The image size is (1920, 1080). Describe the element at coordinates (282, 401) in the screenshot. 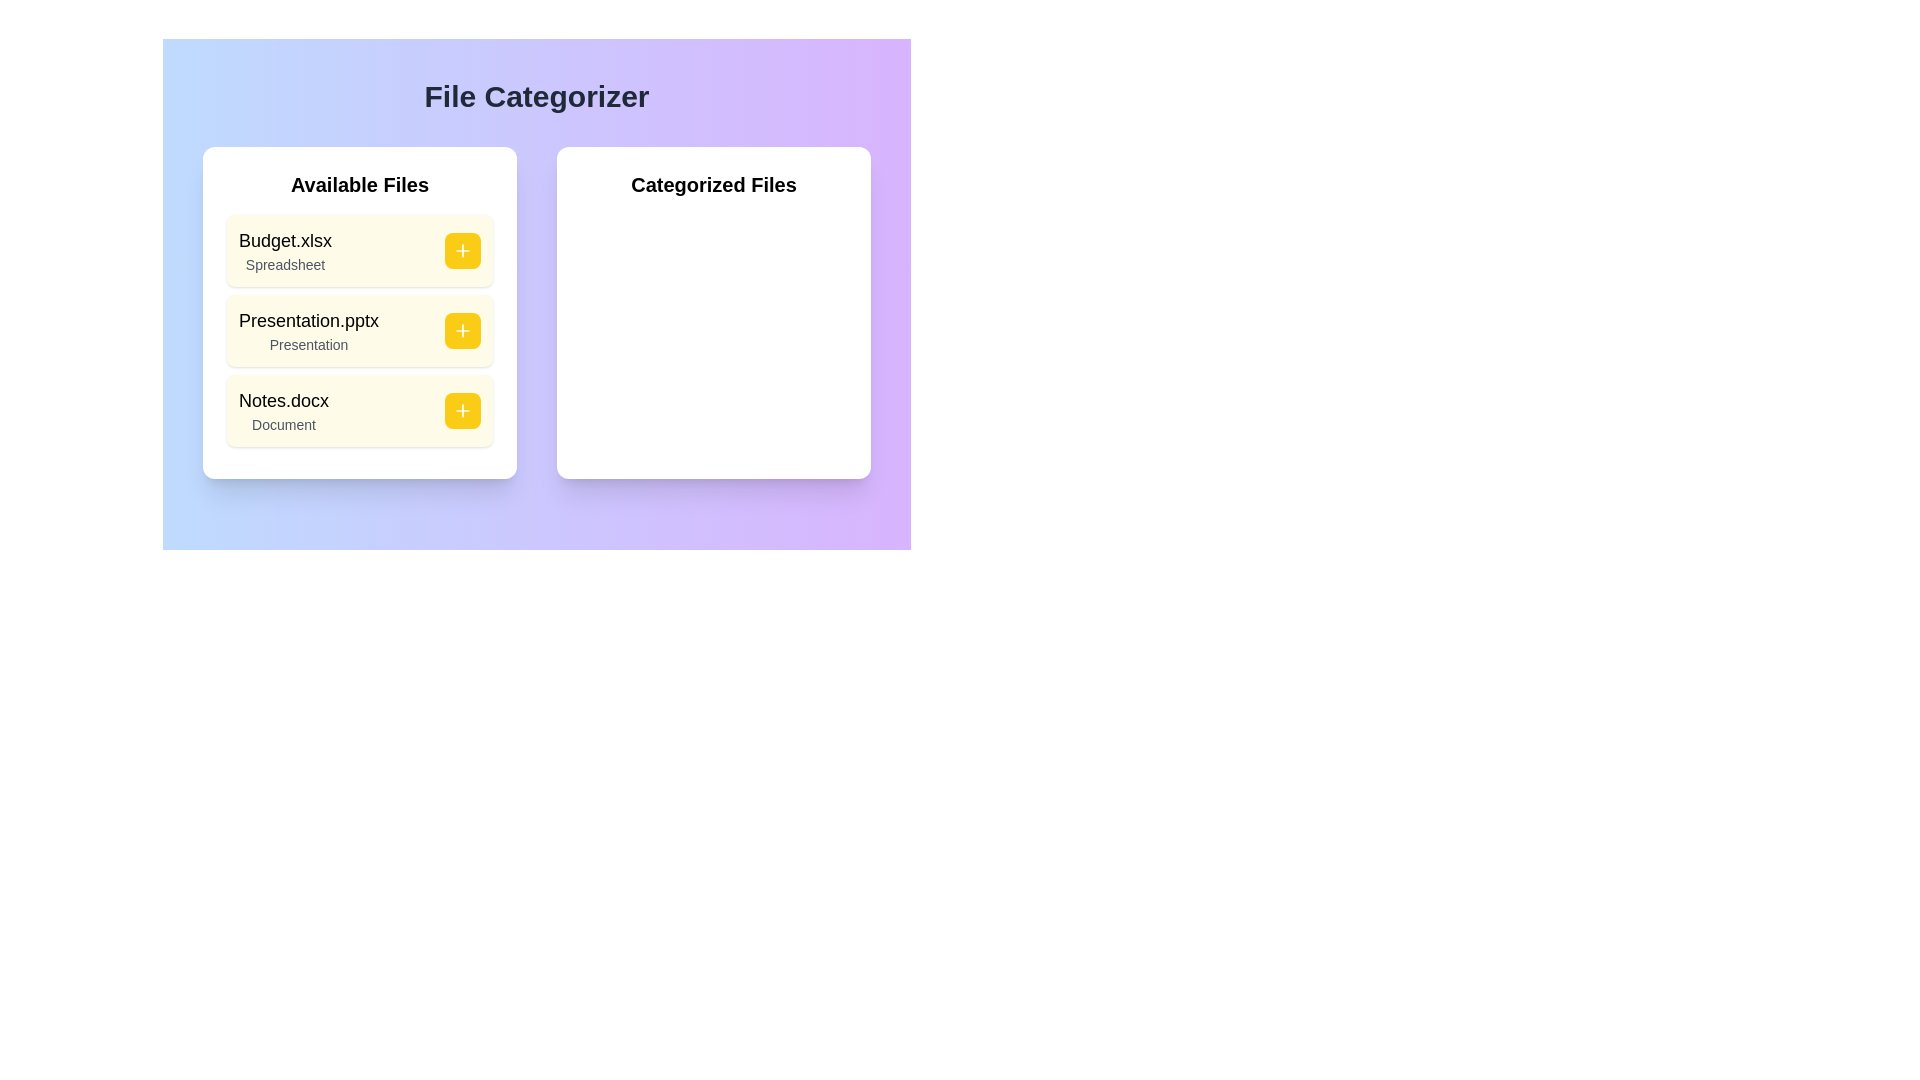

I see `the text label 'Notes.docx' located in the lower portion of a light yellow box in the 'Available Files' section` at that location.